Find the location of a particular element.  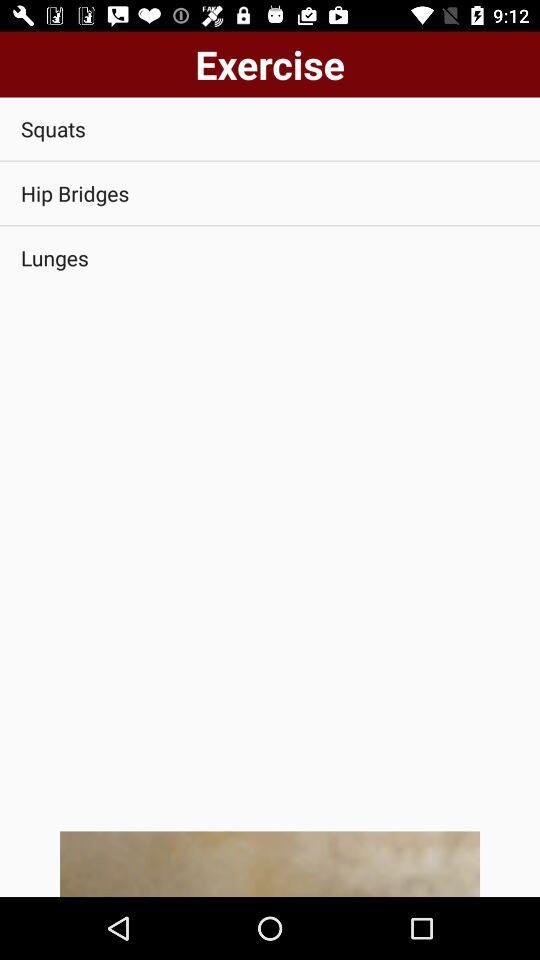

the icon below exercise is located at coordinates (270, 128).